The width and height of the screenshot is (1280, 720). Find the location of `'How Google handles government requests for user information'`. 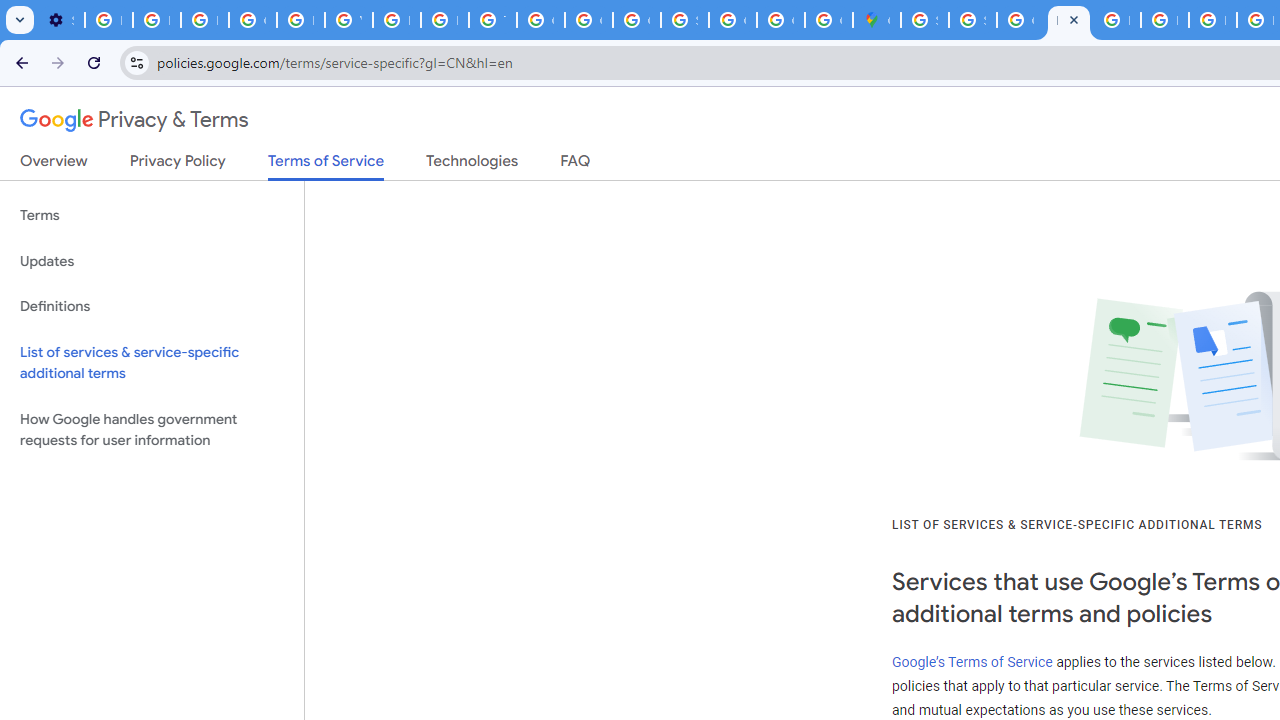

'How Google handles government requests for user information' is located at coordinates (151, 428).